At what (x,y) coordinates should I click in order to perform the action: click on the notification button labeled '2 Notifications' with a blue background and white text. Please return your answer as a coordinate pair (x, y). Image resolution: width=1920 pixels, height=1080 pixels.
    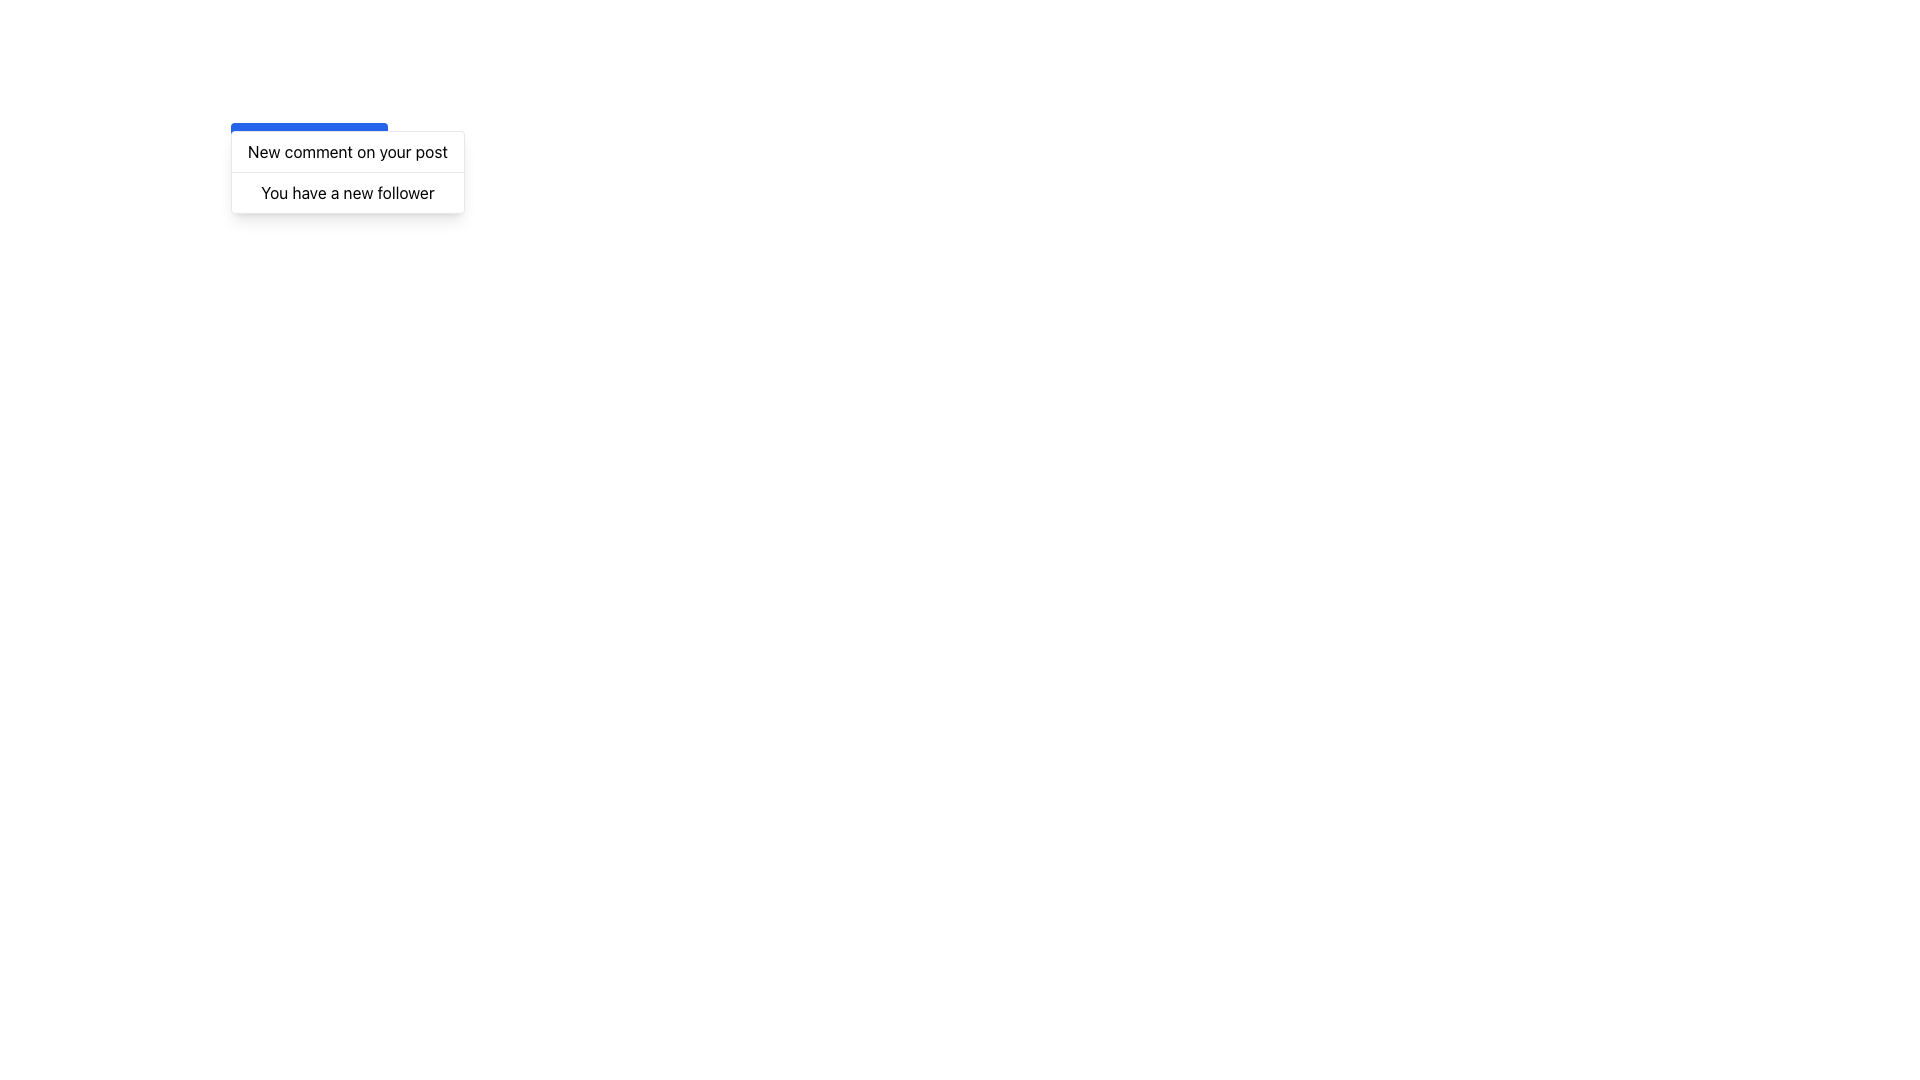
    Looking at the image, I should click on (308, 141).